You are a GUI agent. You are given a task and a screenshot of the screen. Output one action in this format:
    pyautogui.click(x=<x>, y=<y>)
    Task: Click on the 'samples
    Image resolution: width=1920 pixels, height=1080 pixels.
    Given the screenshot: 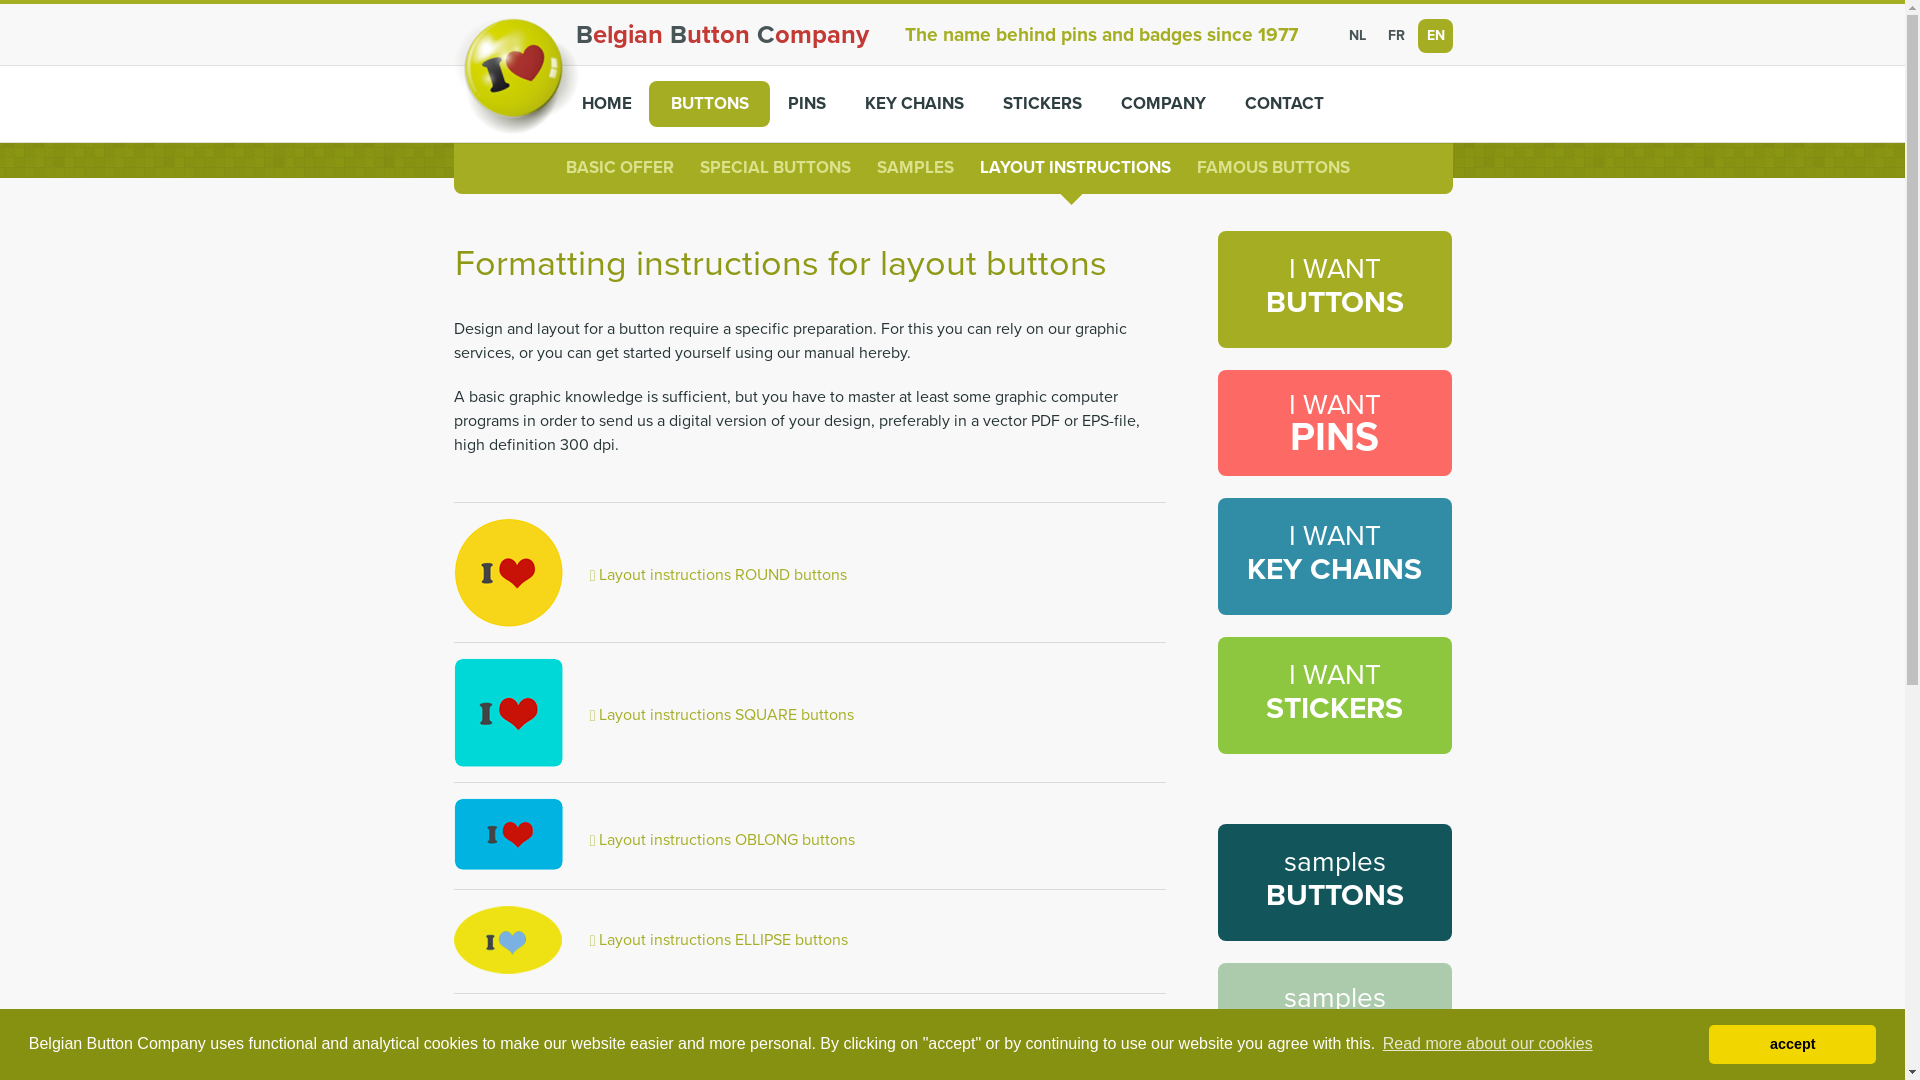 What is the action you would take?
    pyautogui.click(x=1334, y=1015)
    